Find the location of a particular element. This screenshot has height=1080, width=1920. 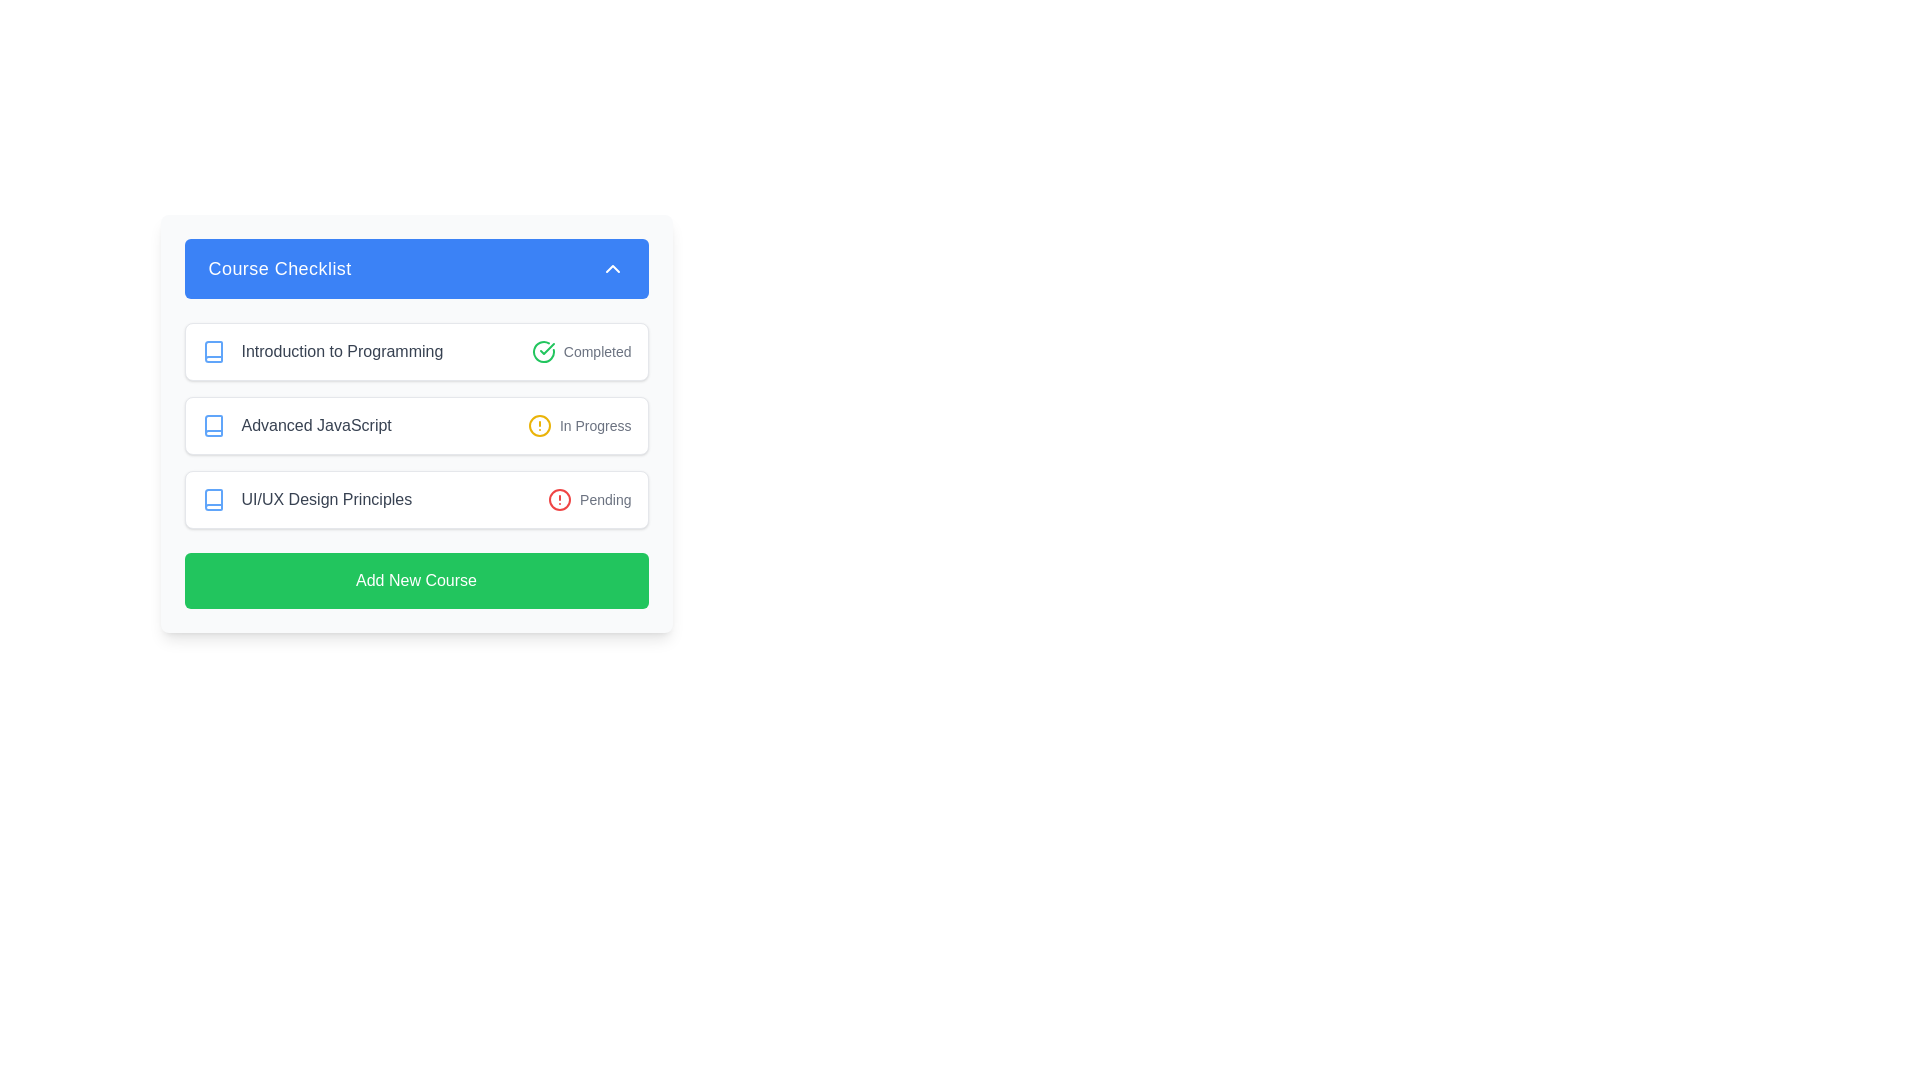

the educational icon positioned at the beginning of the row containing the text 'Advanced JavaScript' is located at coordinates (213, 424).